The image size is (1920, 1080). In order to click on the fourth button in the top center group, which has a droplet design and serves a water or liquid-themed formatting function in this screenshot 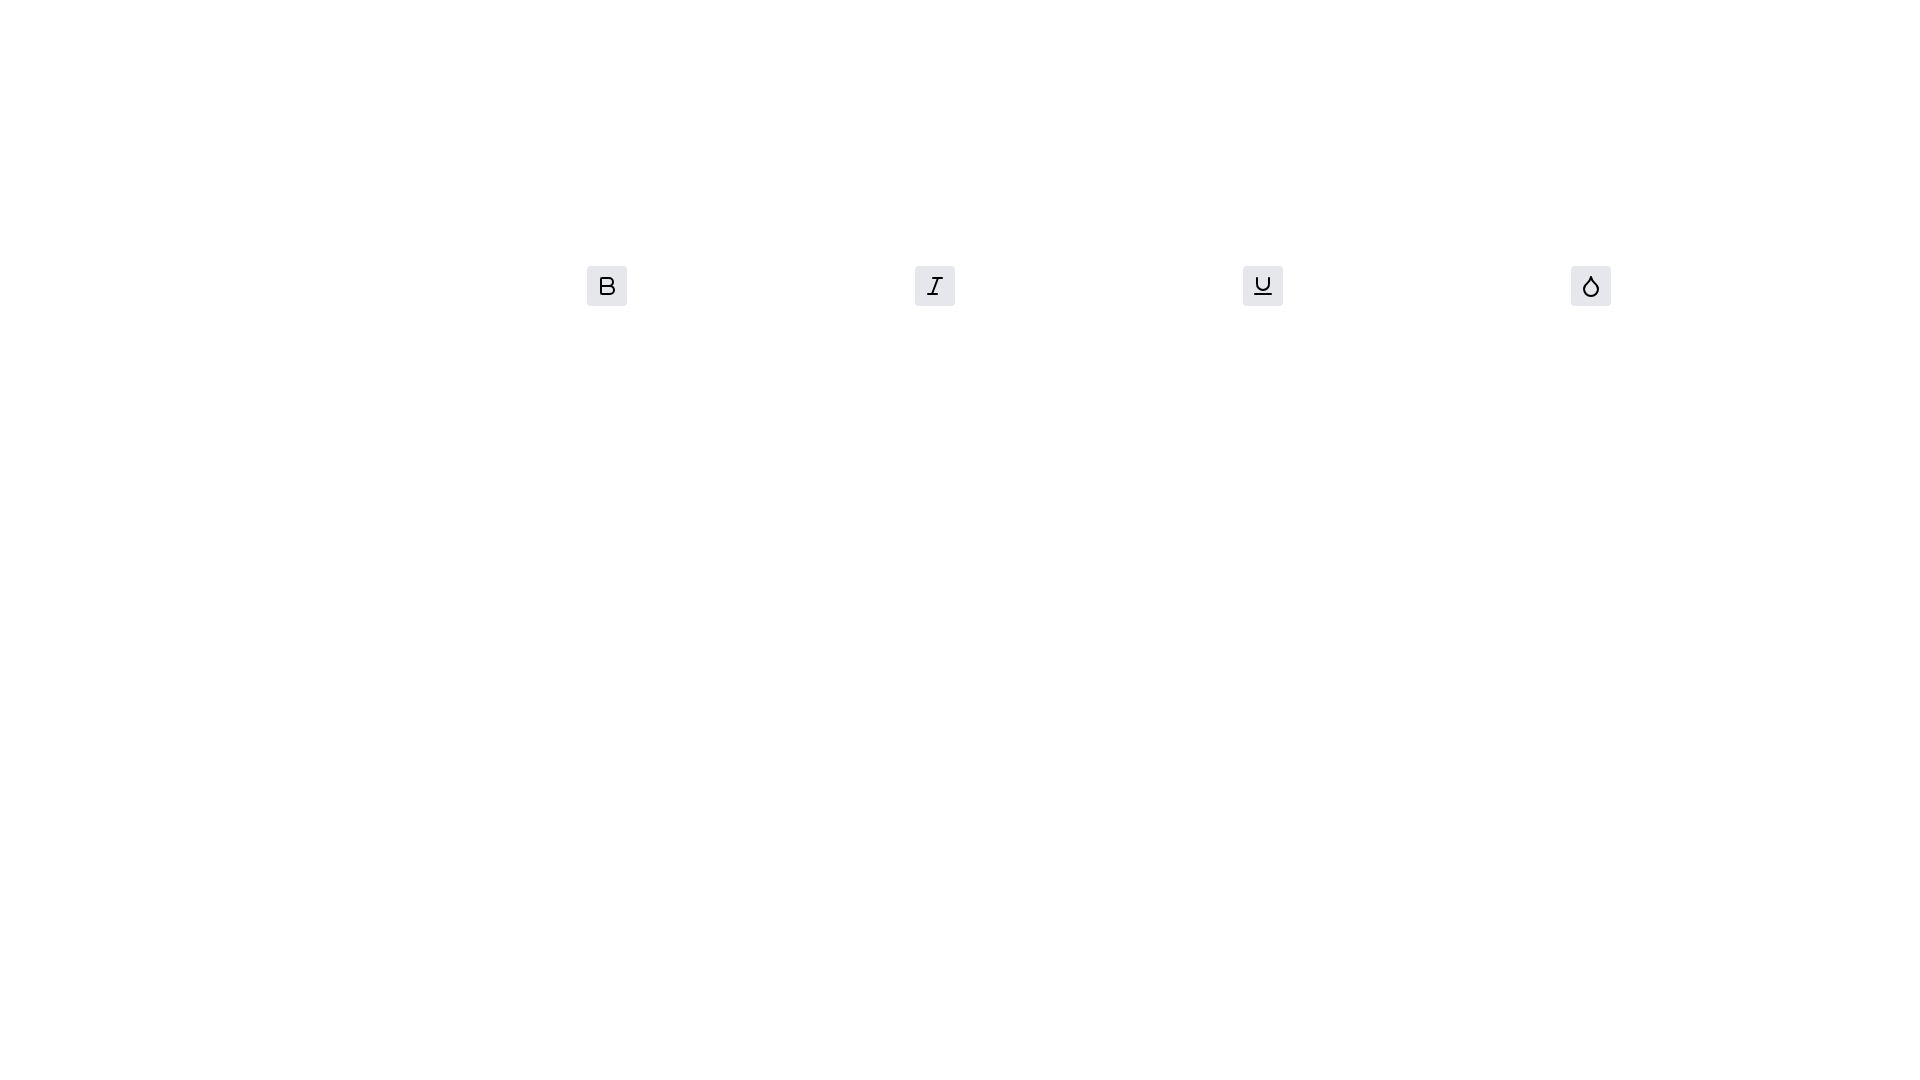, I will do `click(1589, 285)`.